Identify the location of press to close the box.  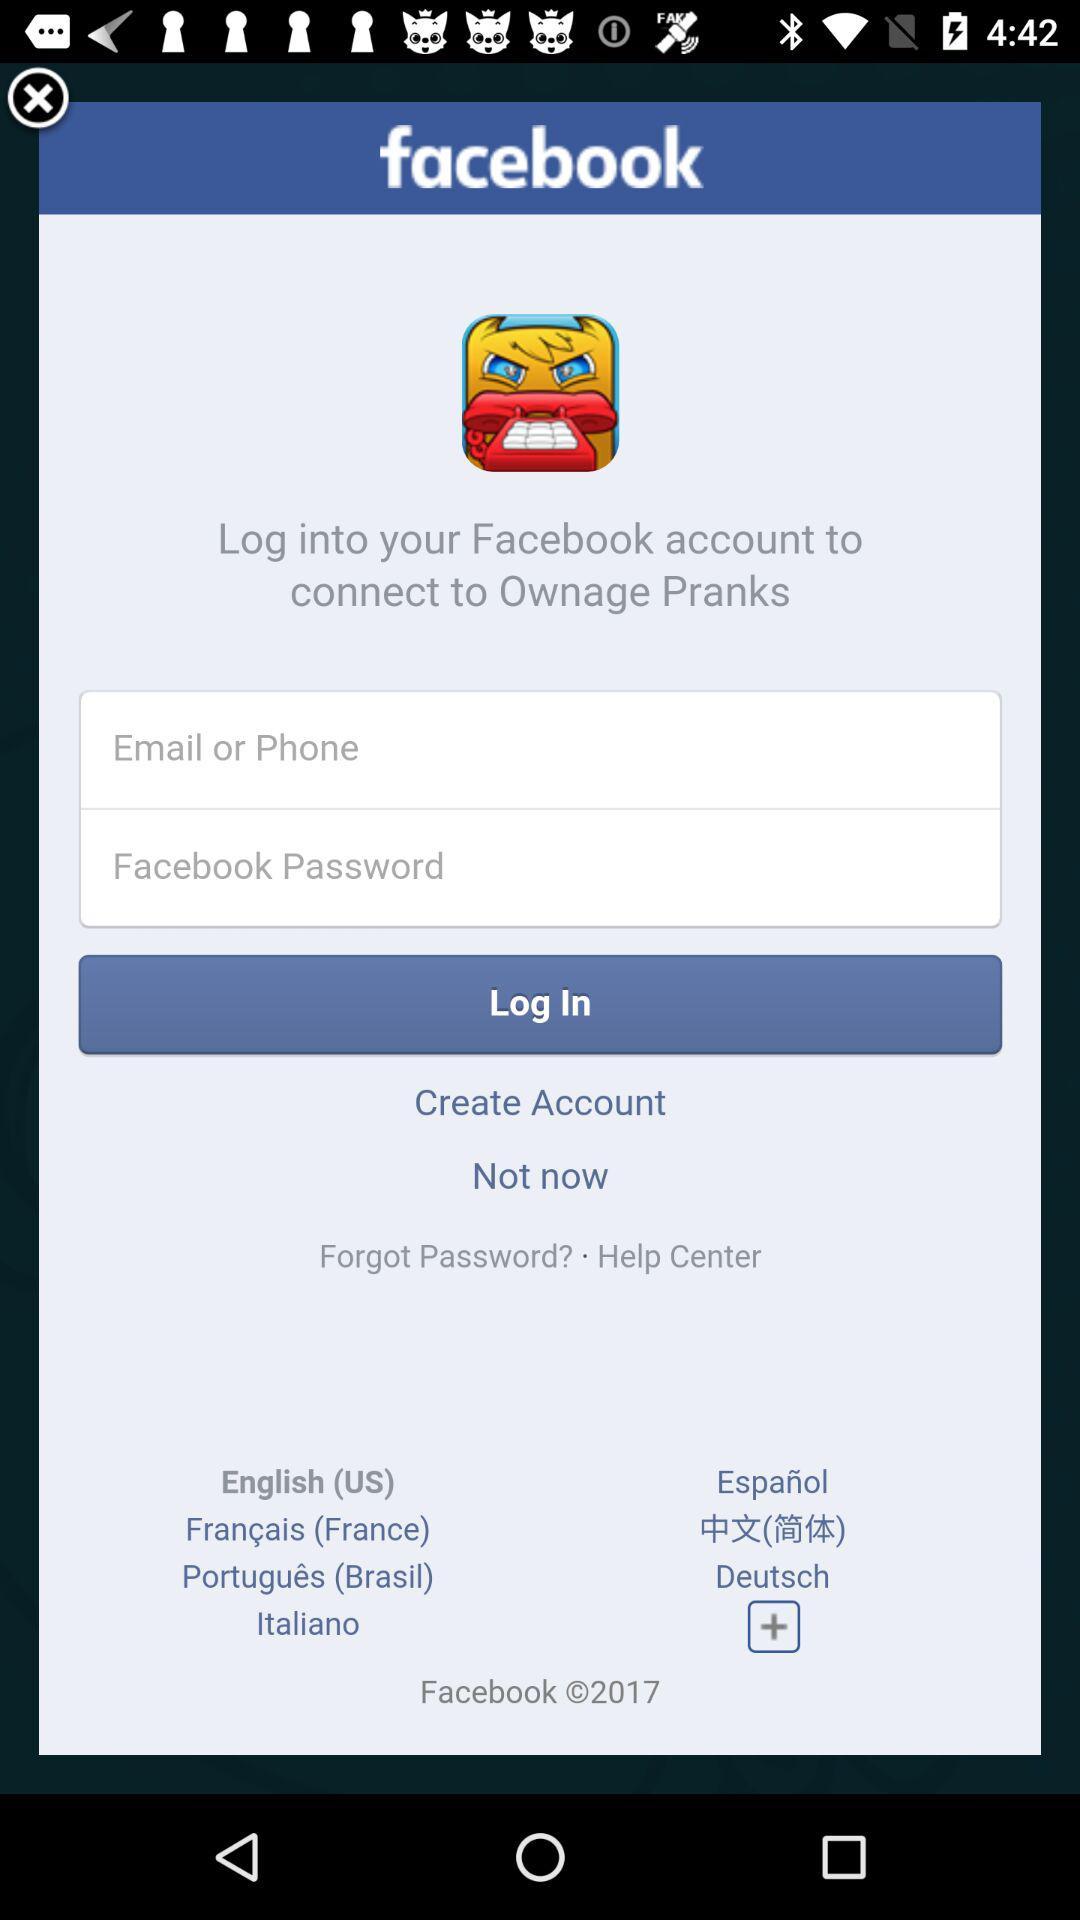
(38, 100).